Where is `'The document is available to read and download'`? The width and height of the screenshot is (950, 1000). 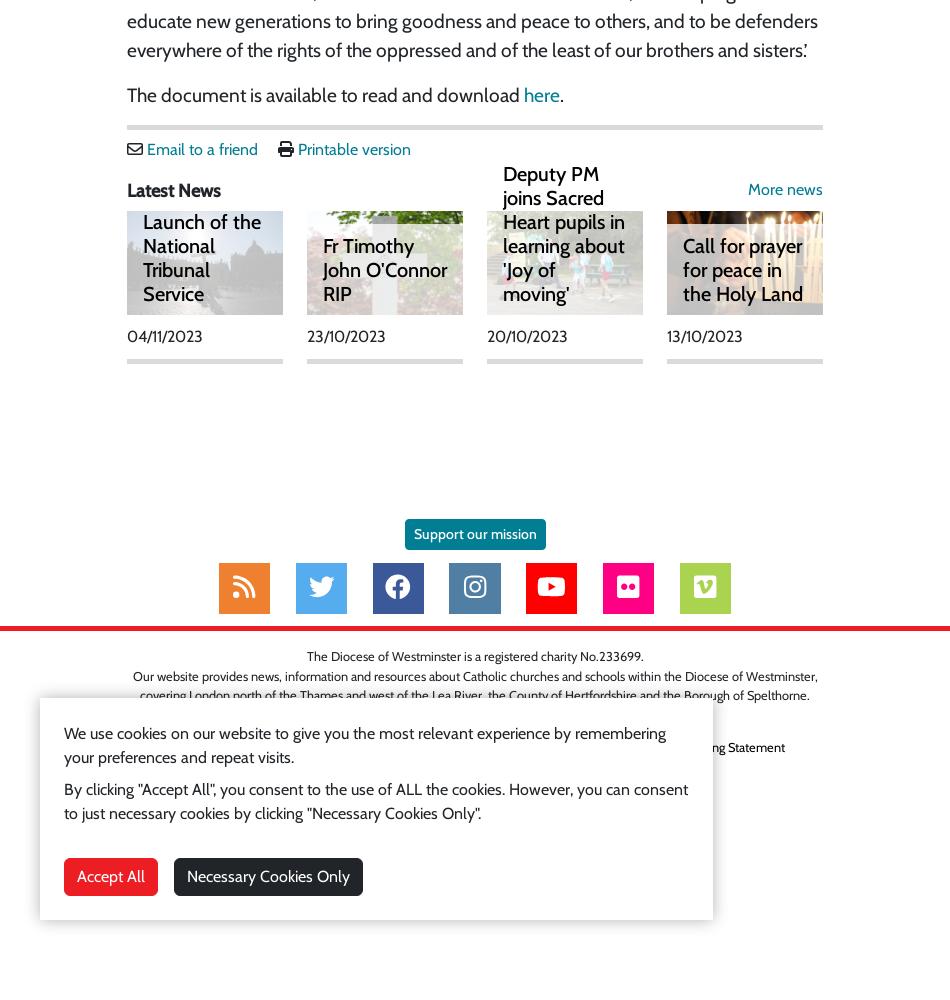
'The document is available to read and download' is located at coordinates (324, 93).